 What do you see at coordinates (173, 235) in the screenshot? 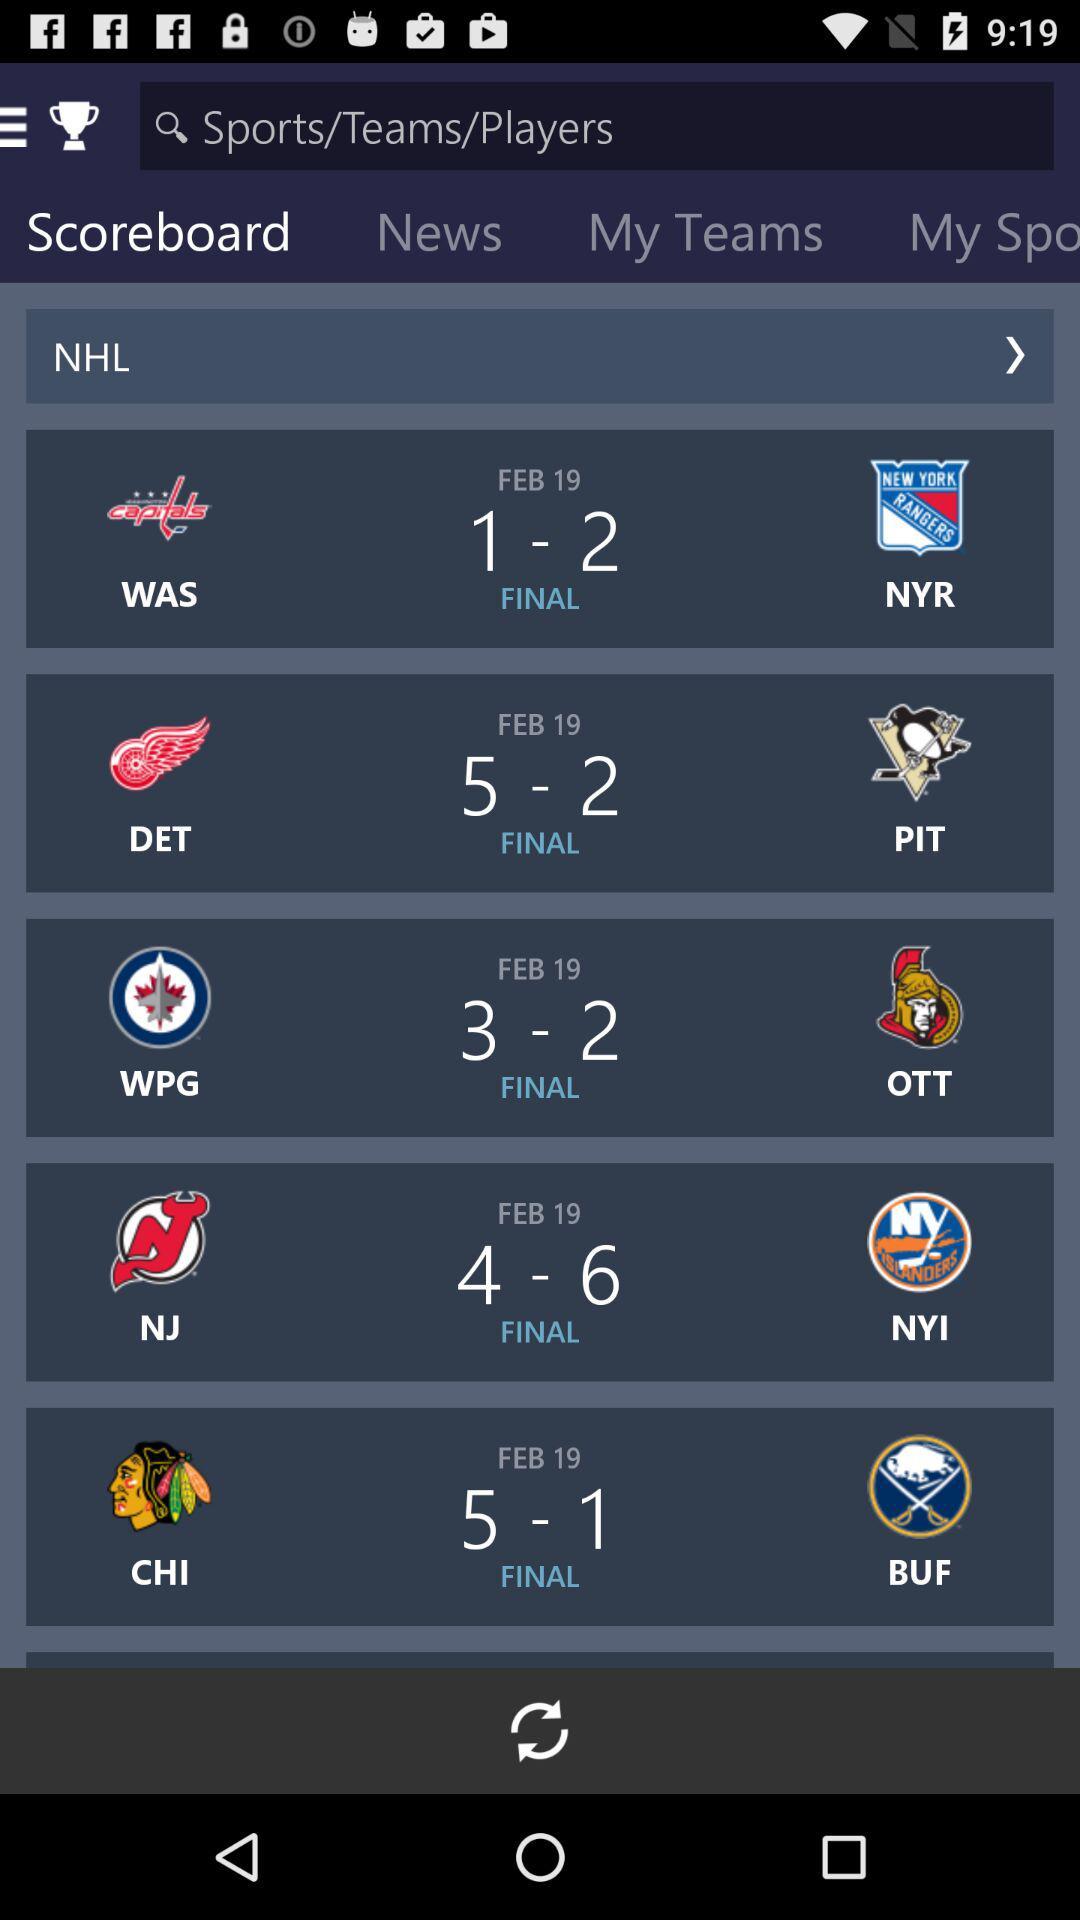
I see `scoreboard item` at bounding box center [173, 235].